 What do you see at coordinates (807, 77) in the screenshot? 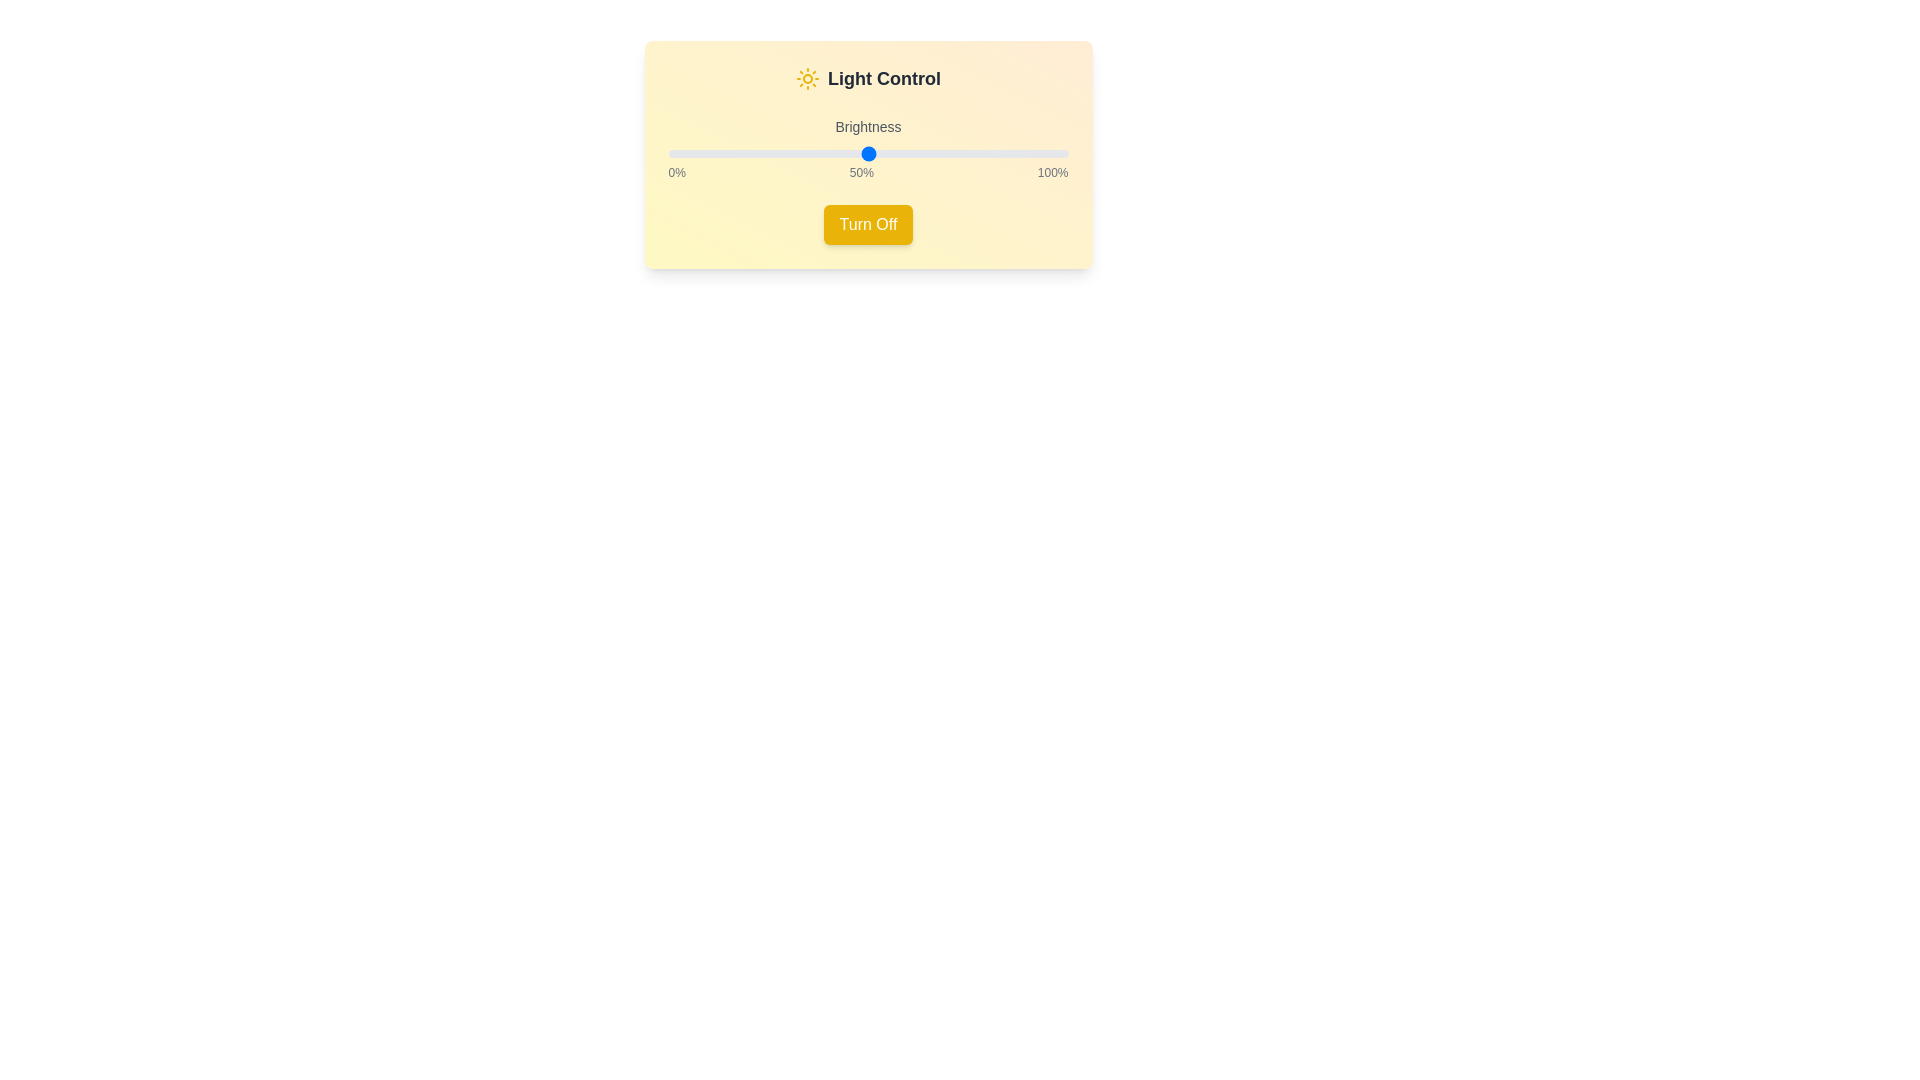
I see `the sun icon styled in yellow, which symbolizes brightness, located in the header area to the left of 'Light Control'` at bounding box center [807, 77].